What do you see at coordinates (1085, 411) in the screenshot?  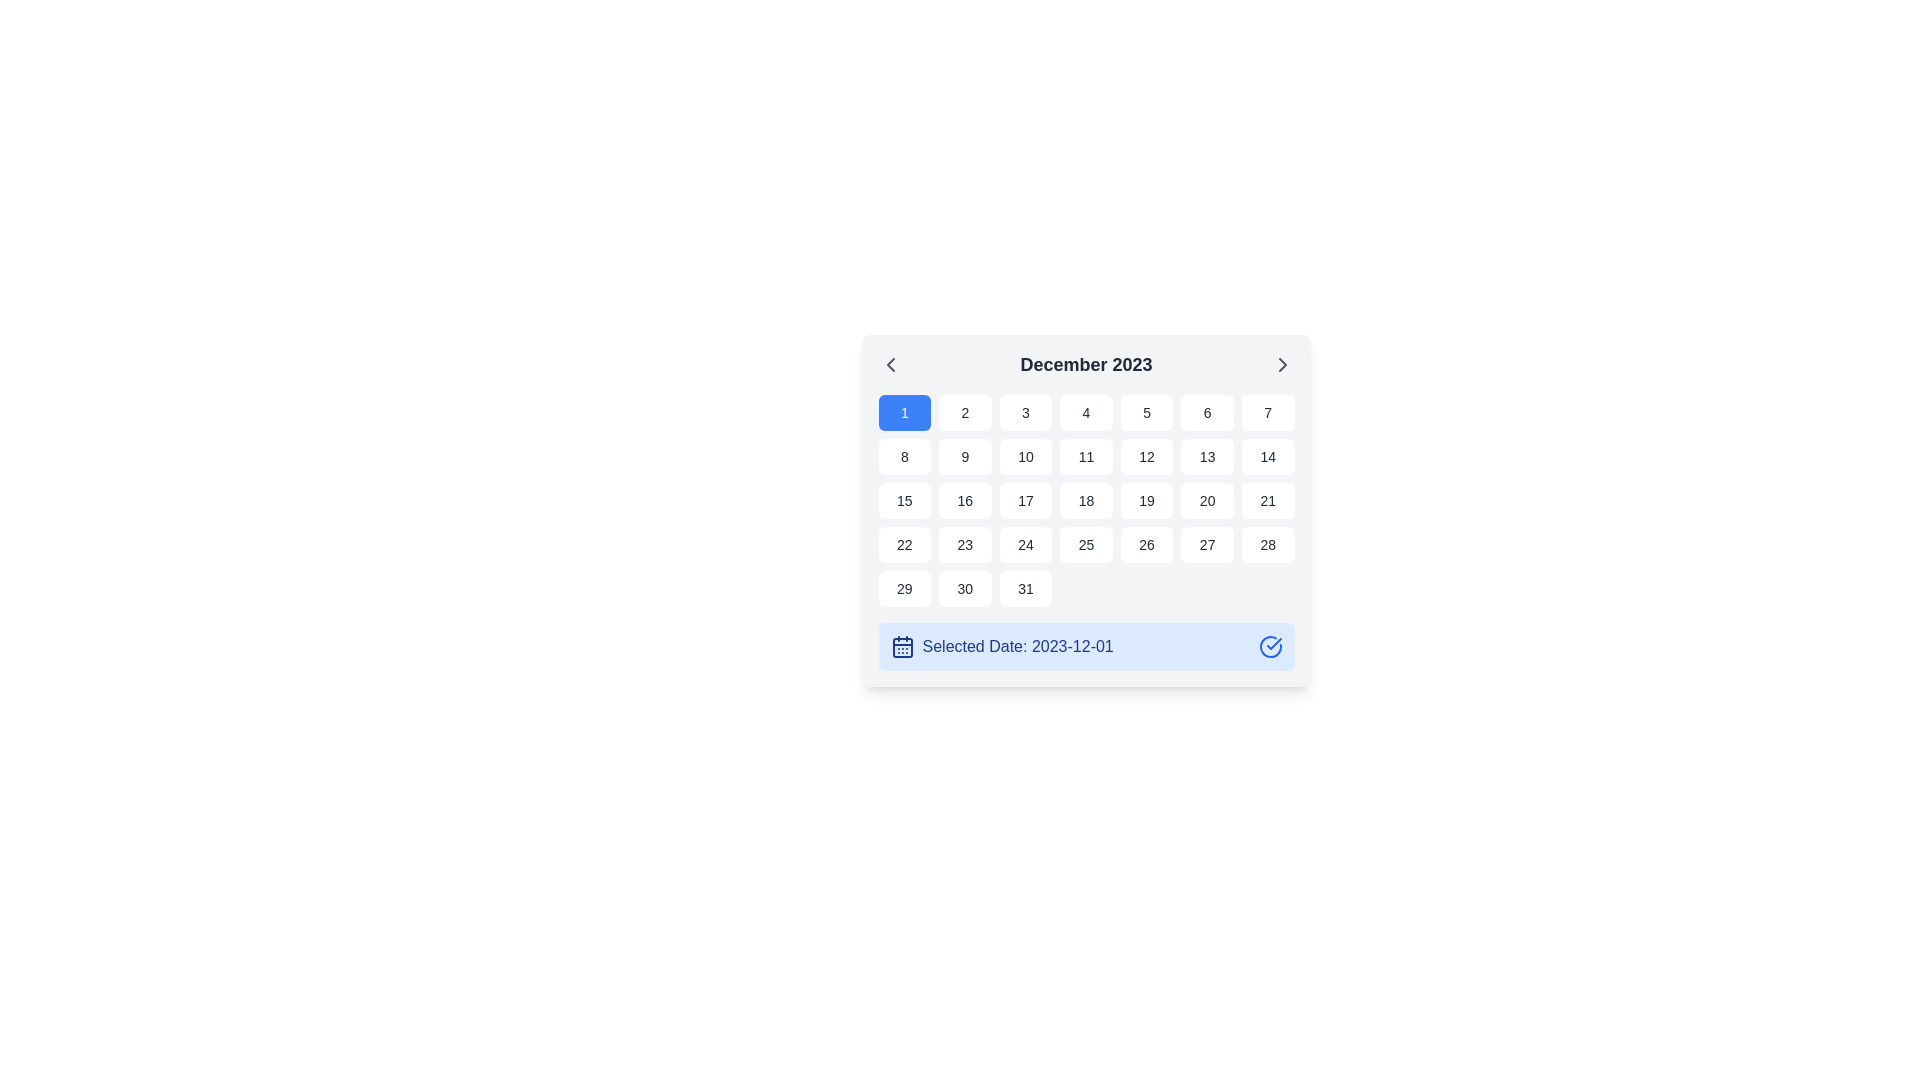 I see `the date button representing the day '4' in the calendar widget` at bounding box center [1085, 411].